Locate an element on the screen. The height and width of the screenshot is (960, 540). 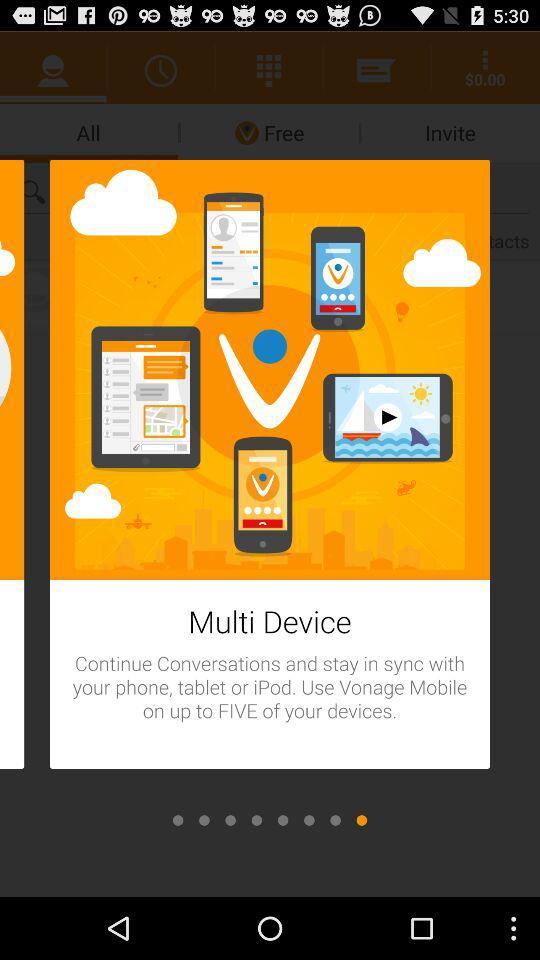
icon at the bottom right corner is located at coordinates (360, 820).